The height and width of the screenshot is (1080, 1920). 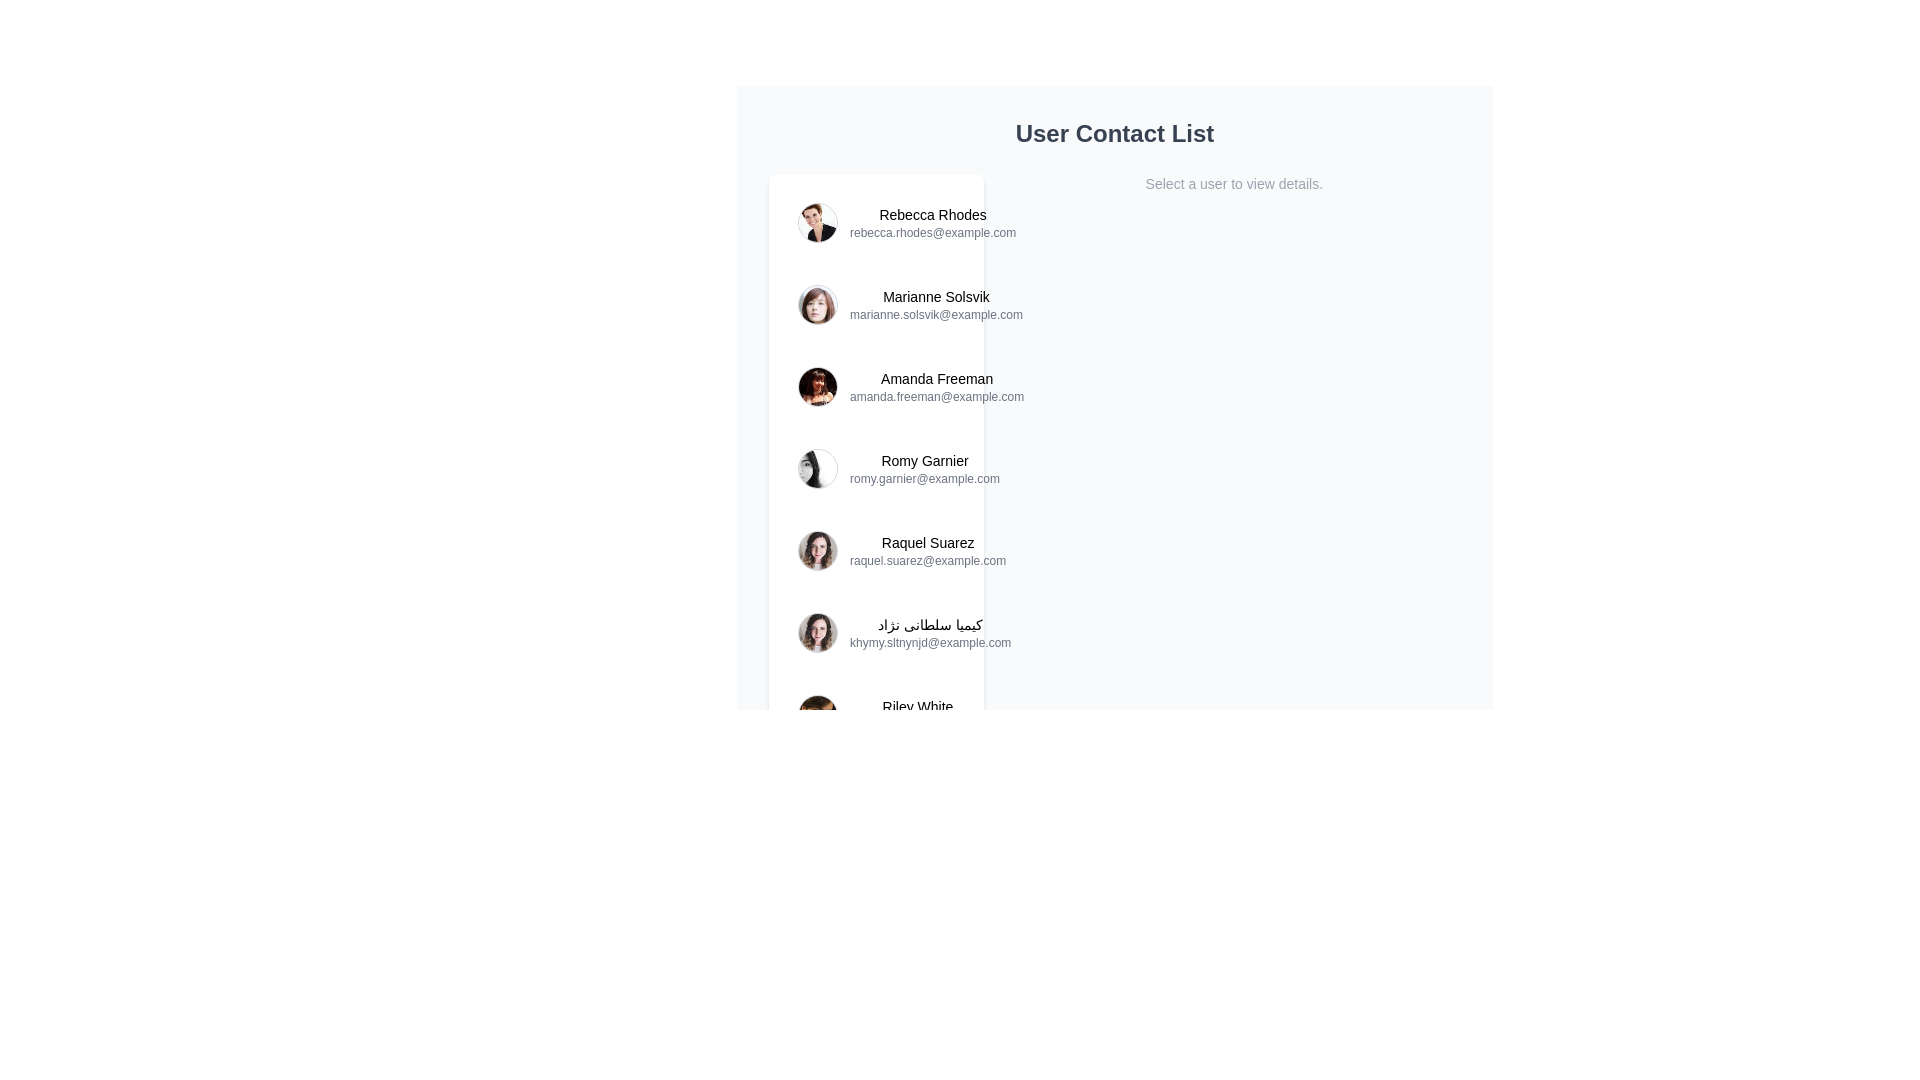 What do you see at coordinates (916, 705) in the screenshot?
I see `the text label displaying 'Riley White'` at bounding box center [916, 705].